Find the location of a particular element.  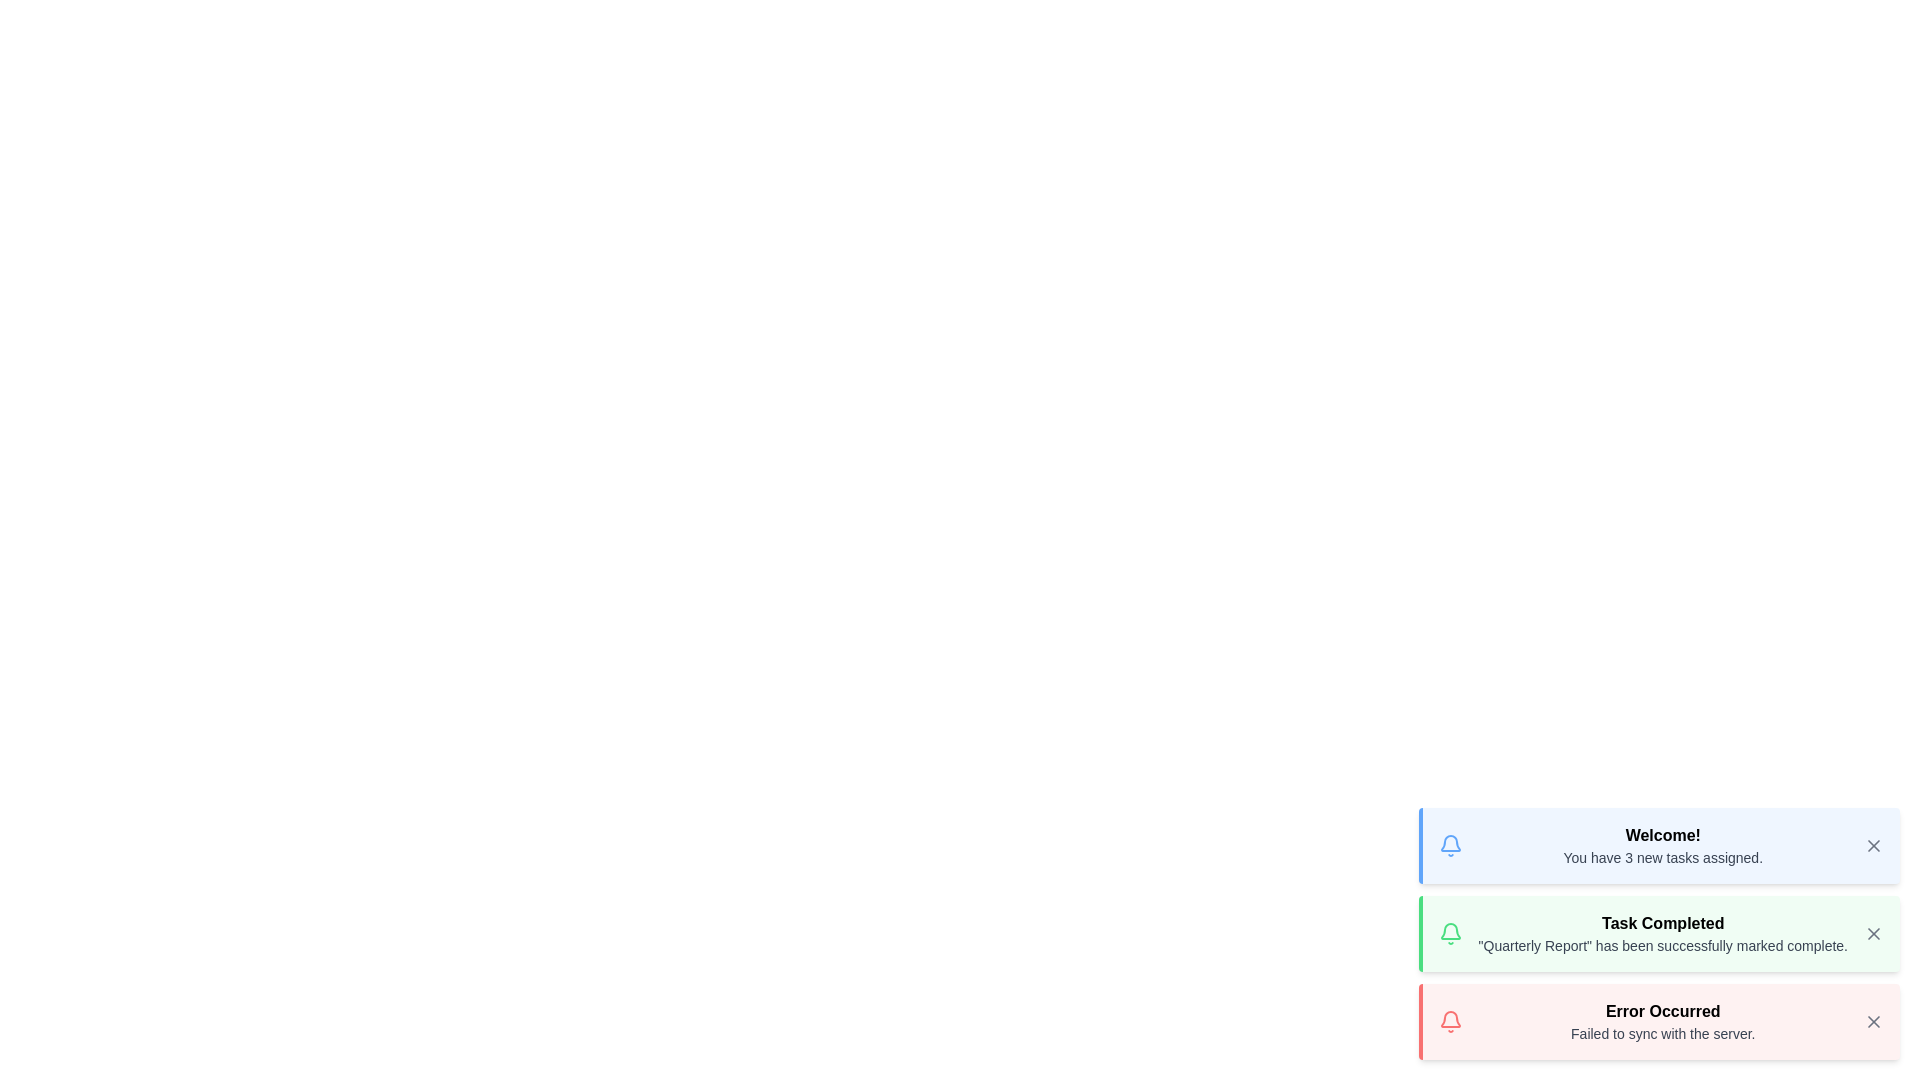

notification text of the second item in the notification panel, which indicates that the task has been completed and includes details about the 'Quarterly Report' is located at coordinates (1659, 933).